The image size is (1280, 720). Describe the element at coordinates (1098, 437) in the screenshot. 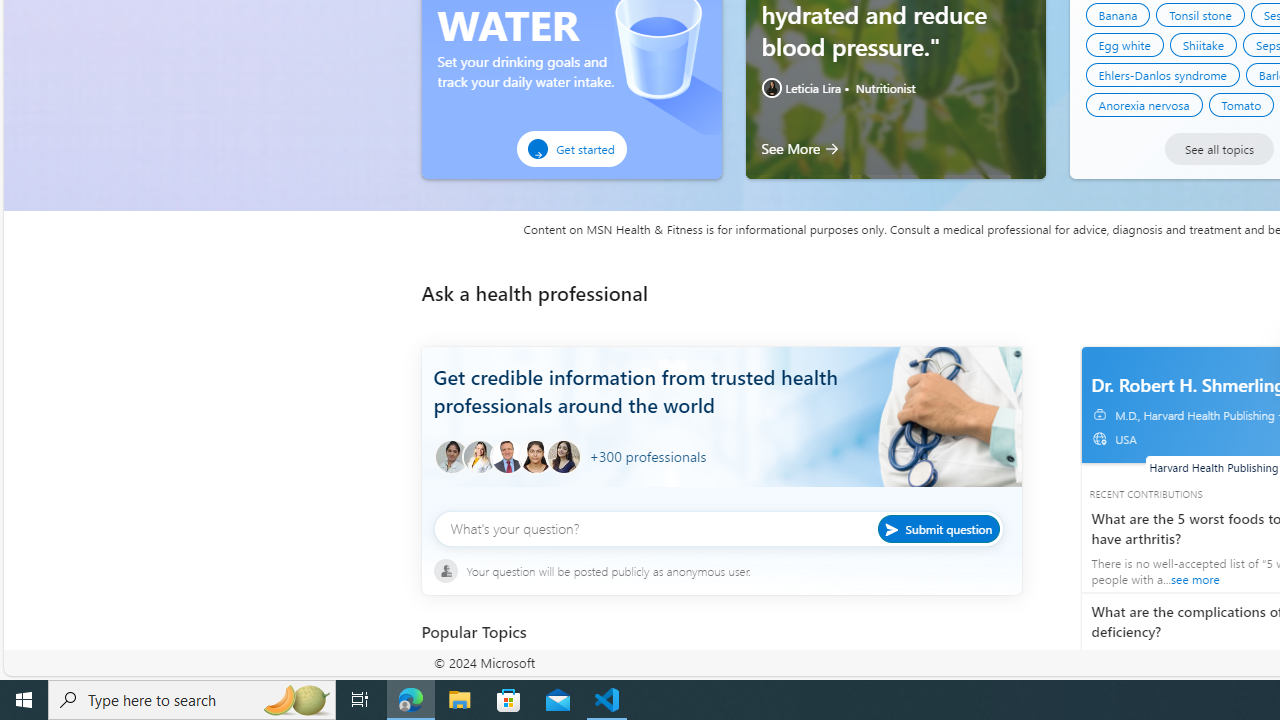

I see `'Class: vecOut'` at that location.